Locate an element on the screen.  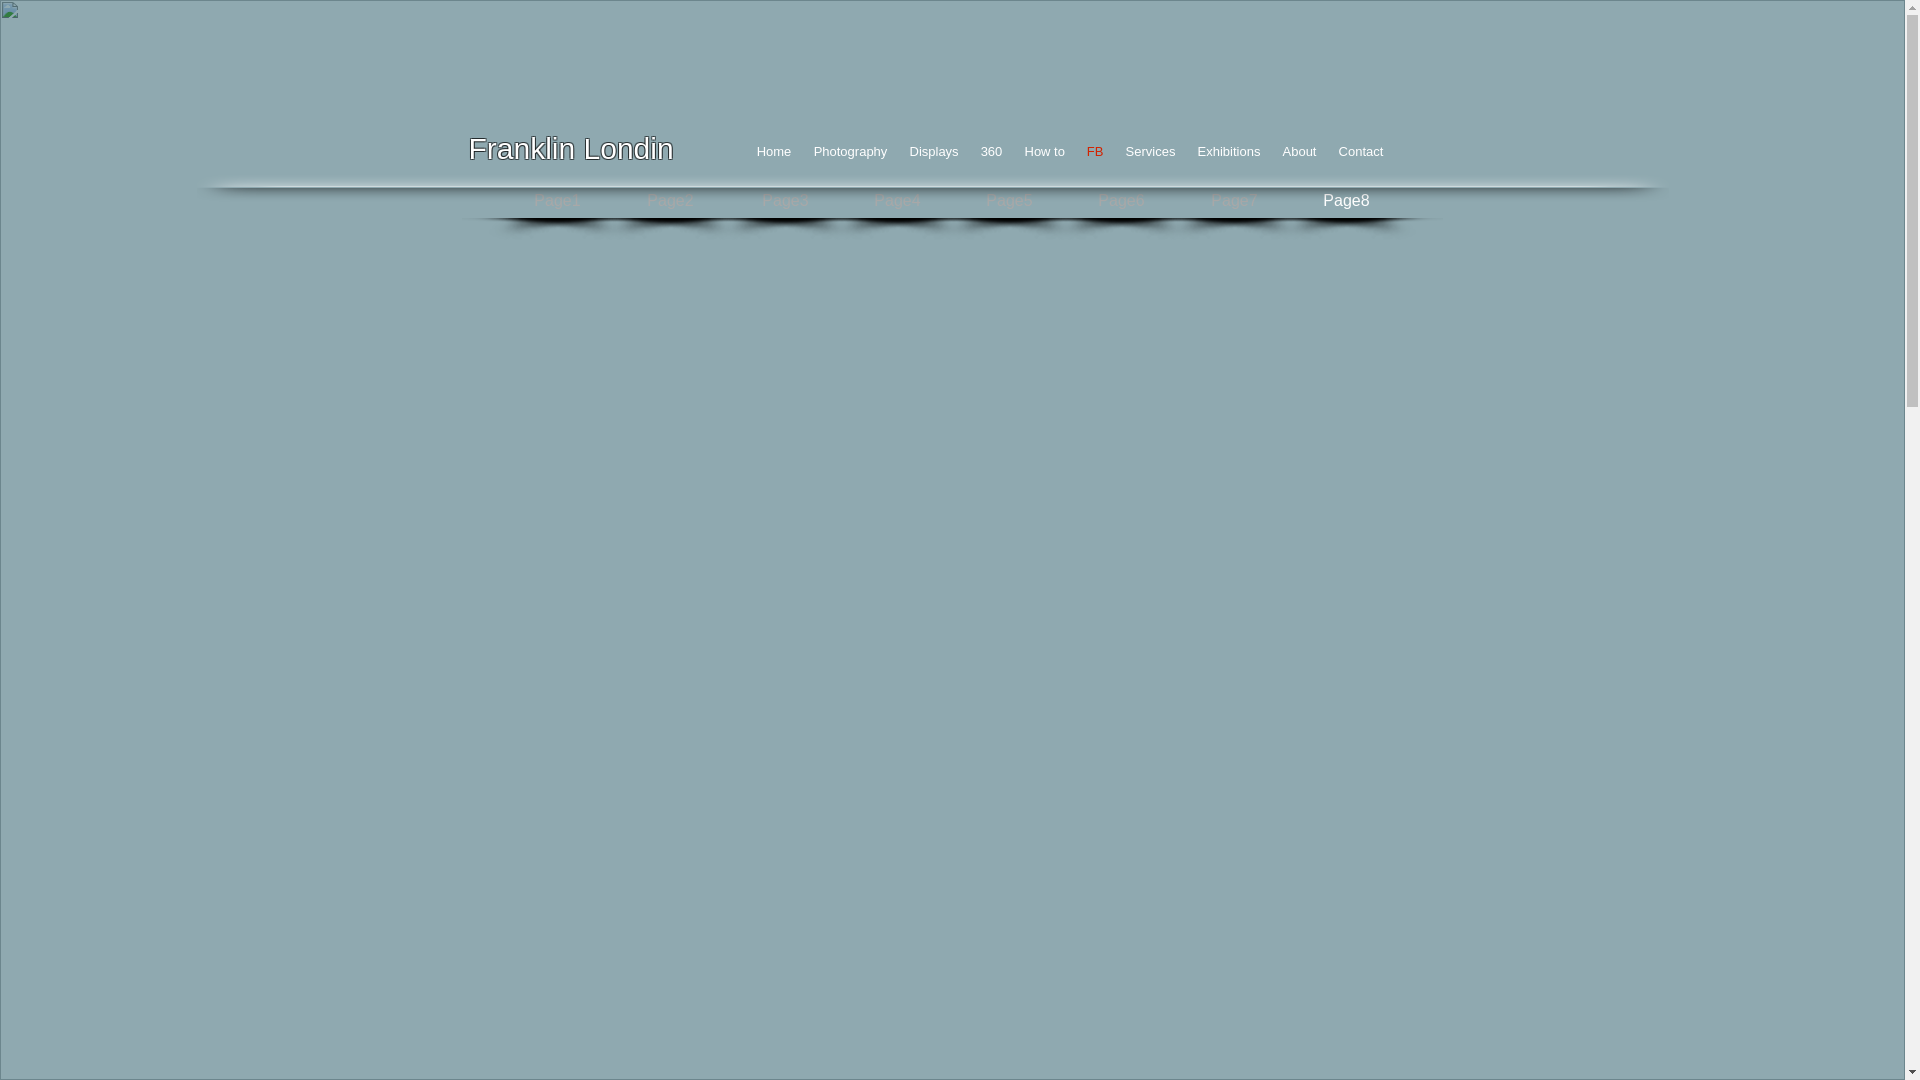
'Services' is located at coordinates (1150, 150).